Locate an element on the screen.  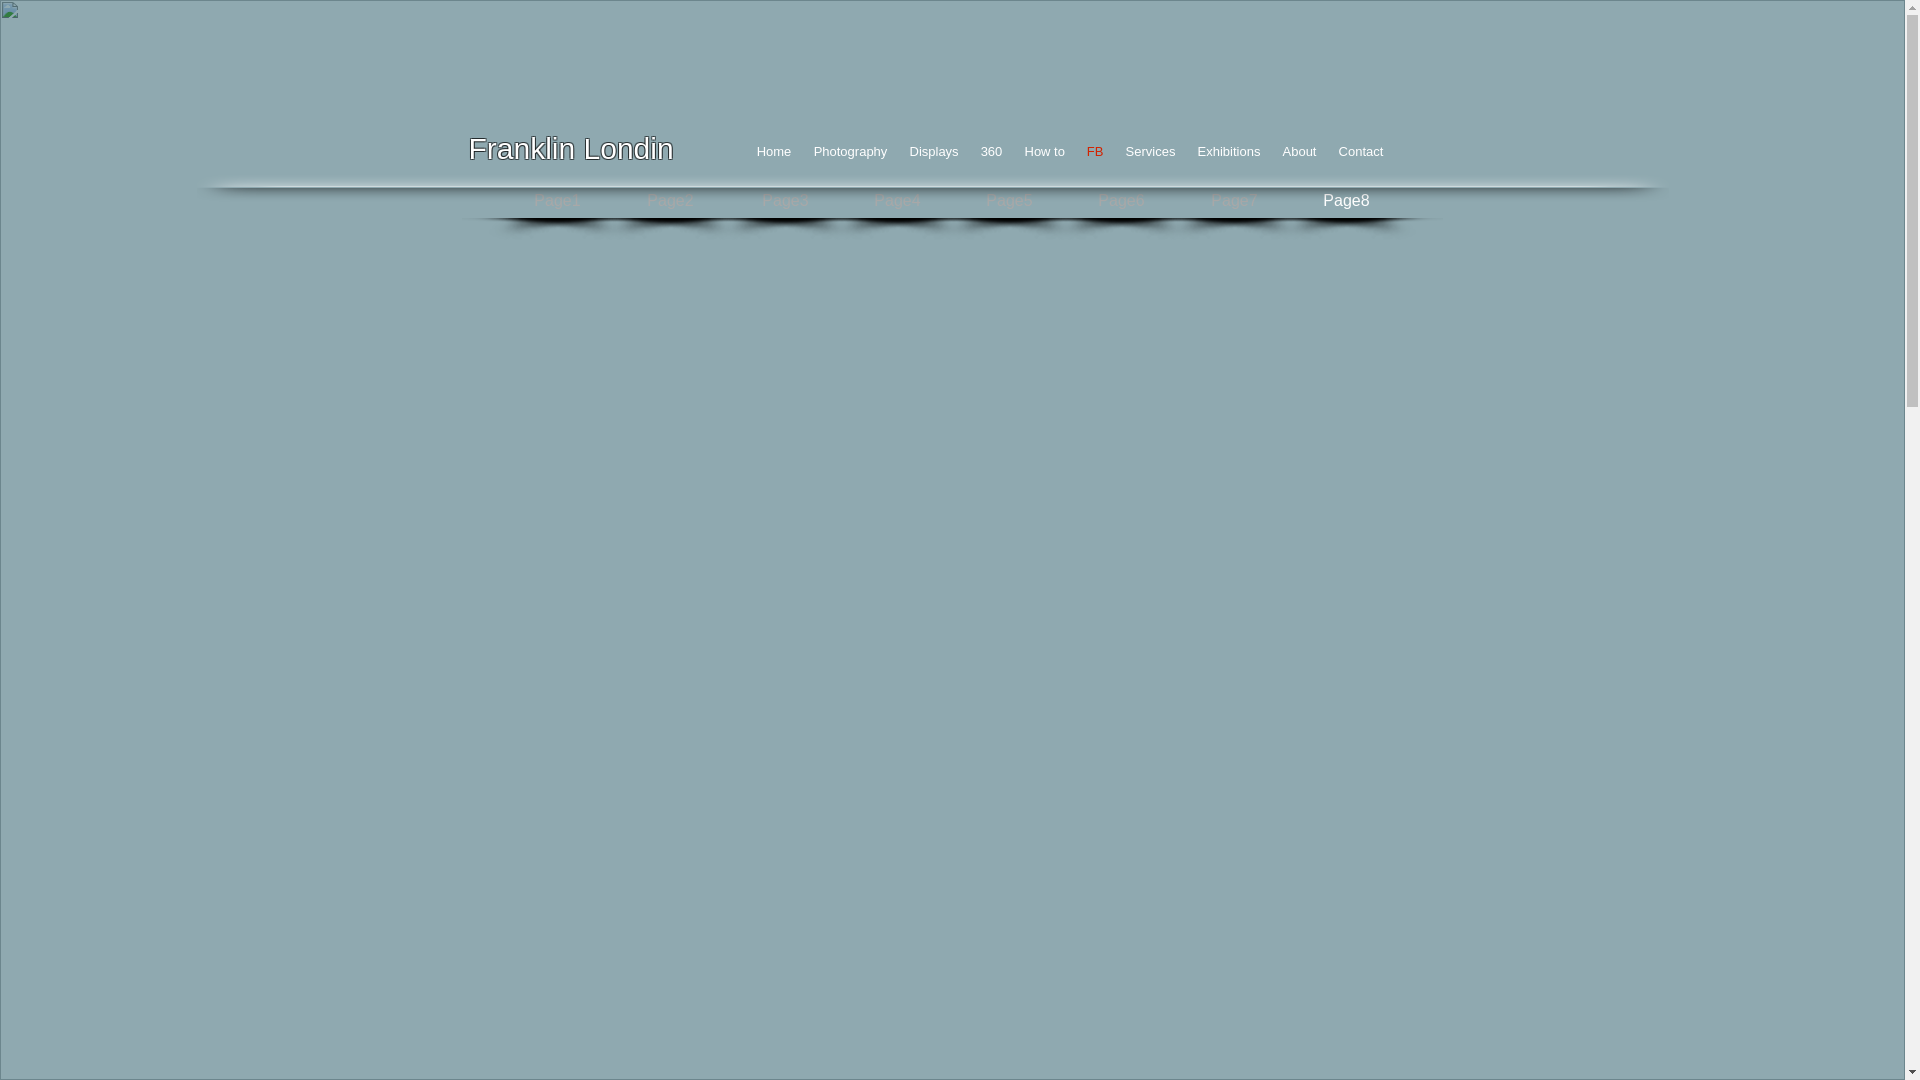
'Services' is located at coordinates (1150, 150).